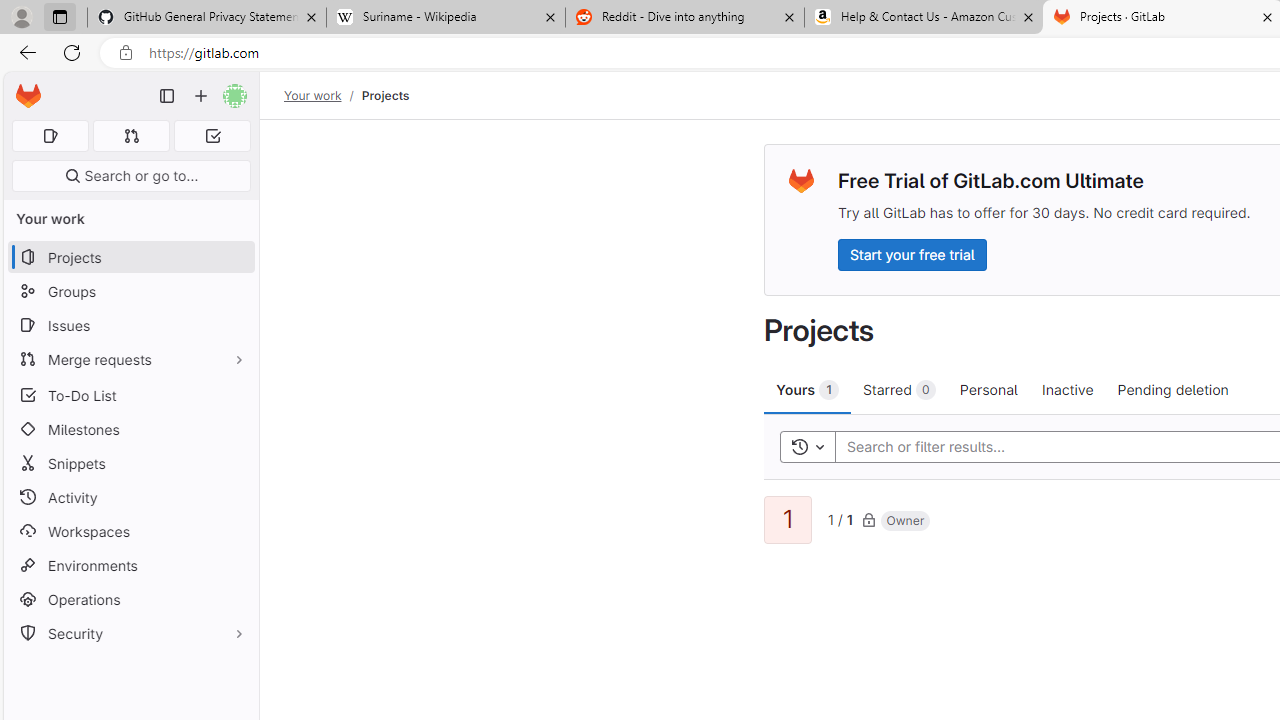 This screenshot has height=720, width=1280. I want to click on 'Snippets', so click(130, 463).